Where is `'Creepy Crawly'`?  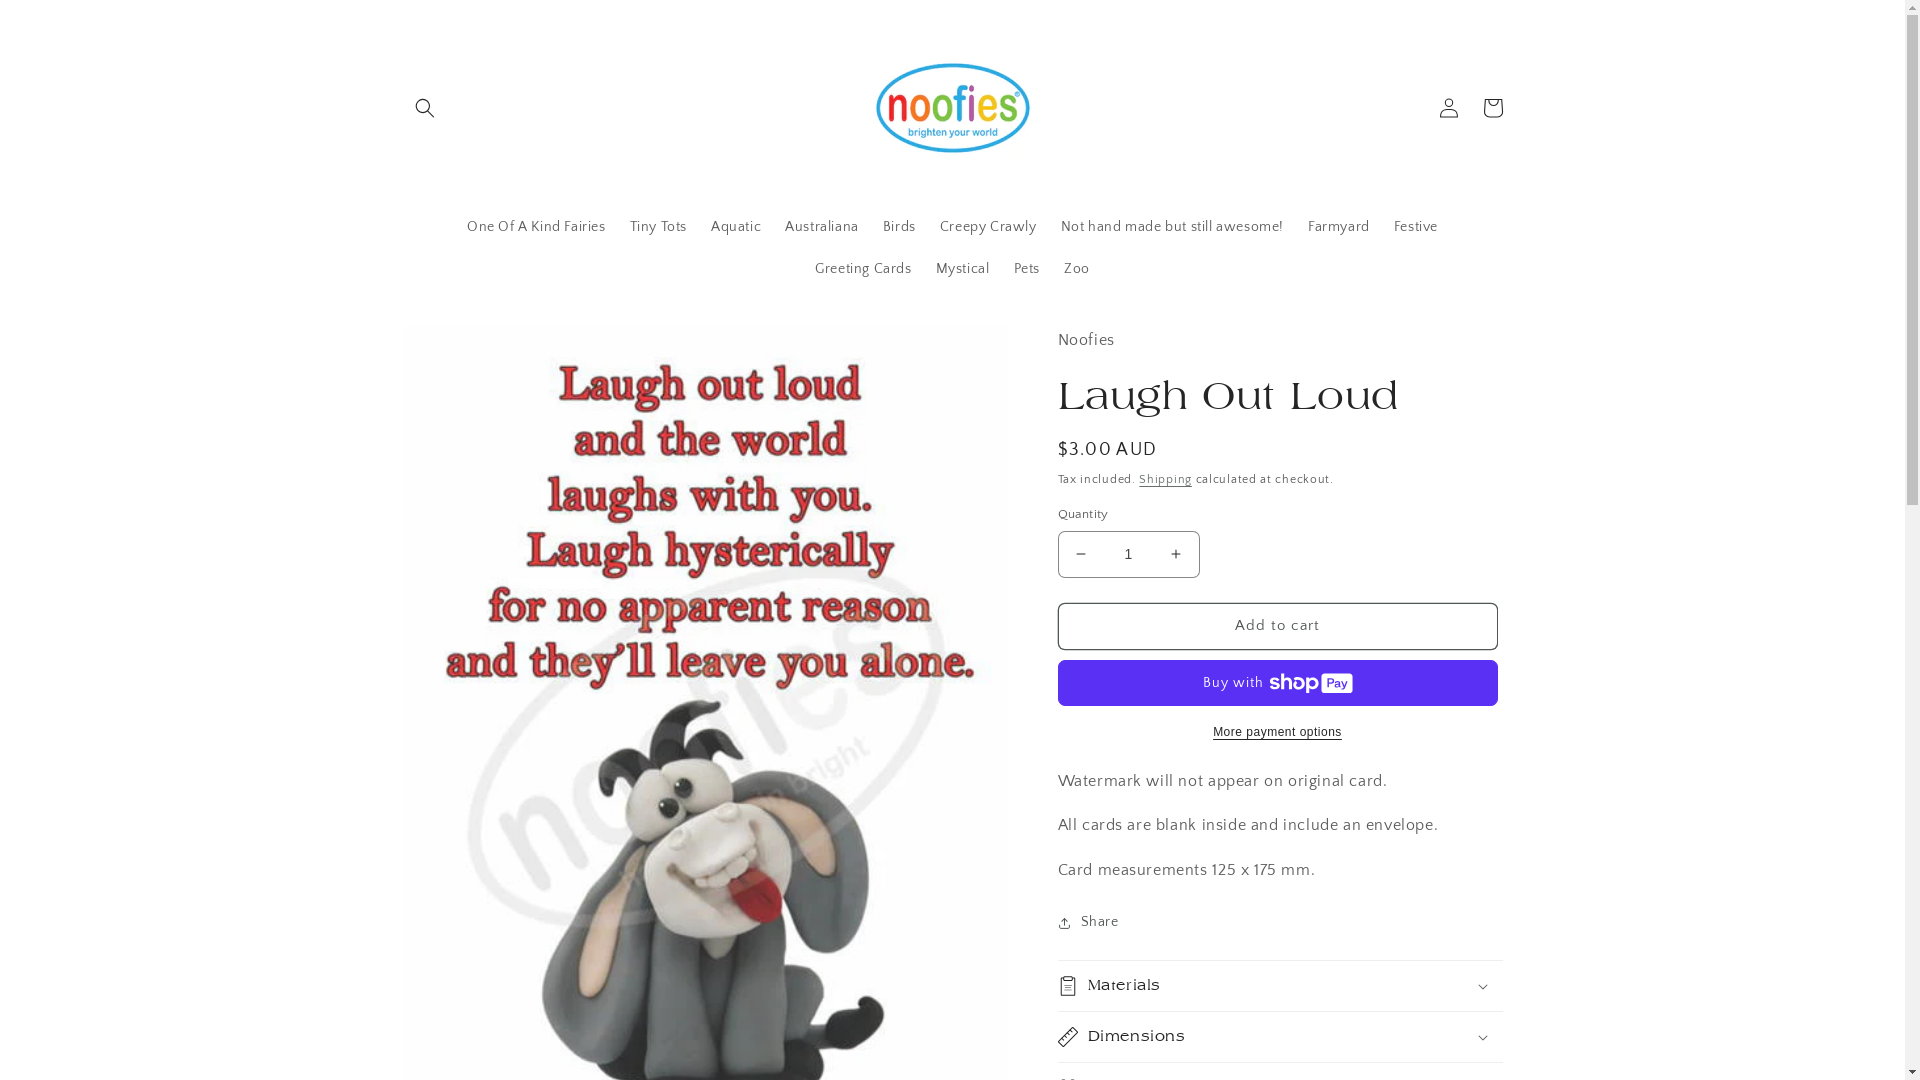
'Creepy Crawly' is located at coordinates (988, 226).